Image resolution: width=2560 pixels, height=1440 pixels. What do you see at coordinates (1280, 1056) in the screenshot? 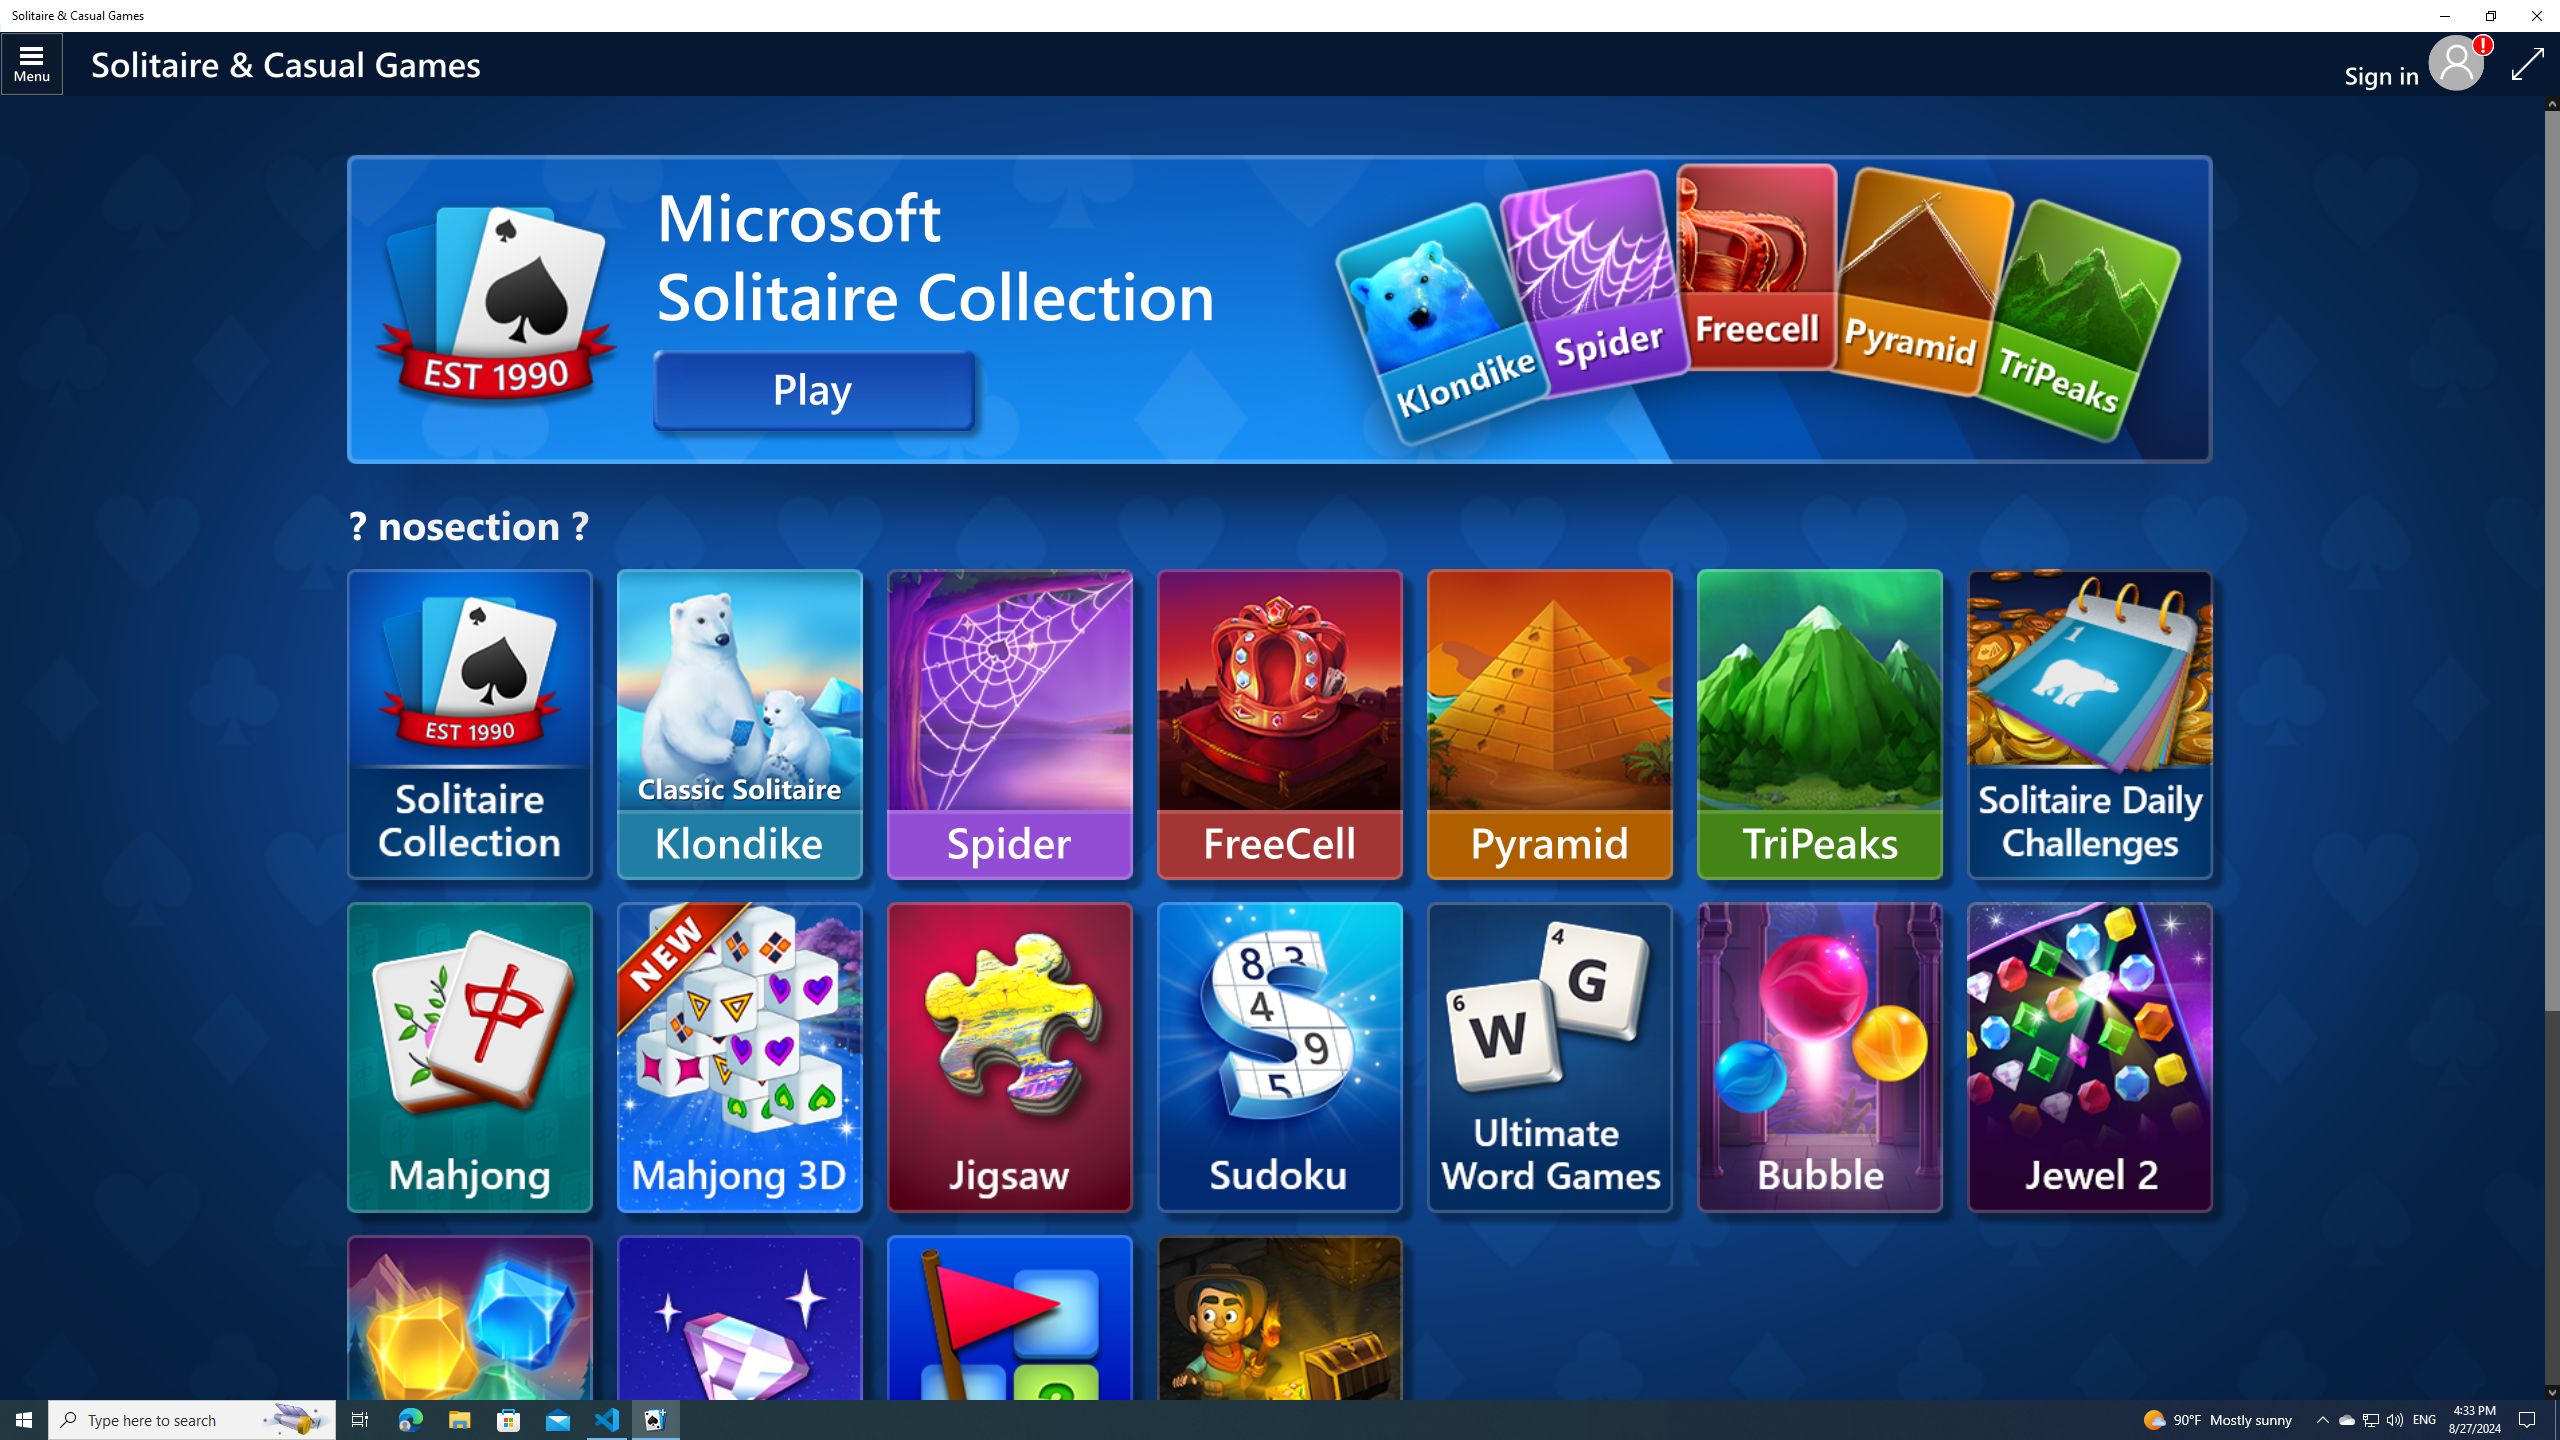
I see `'Microsoft Sudoku'` at bounding box center [1280, 1056].